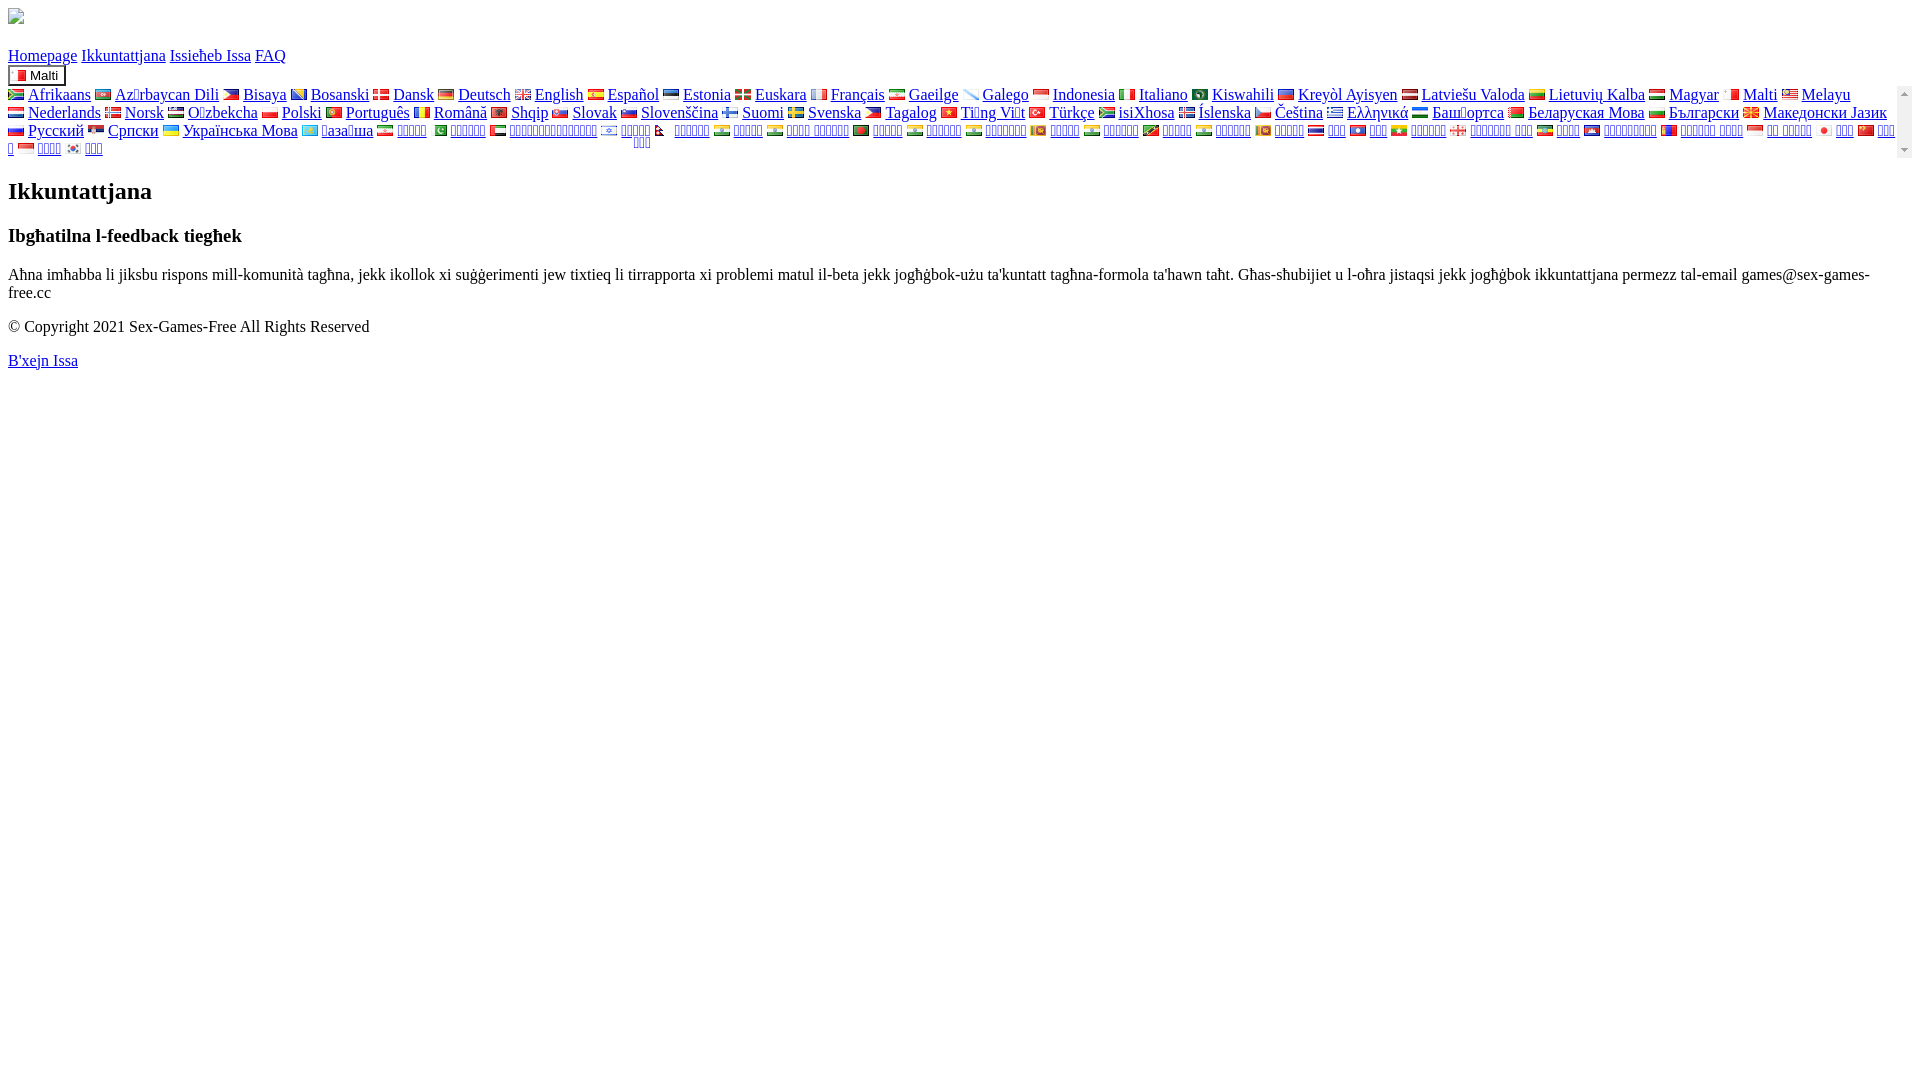 The width and height of the screenshot is (1920, 1080). What do you see at coordinates (269, 54) in the screenshot?
I see `'FAQ'` at bounding box center [269, 54].